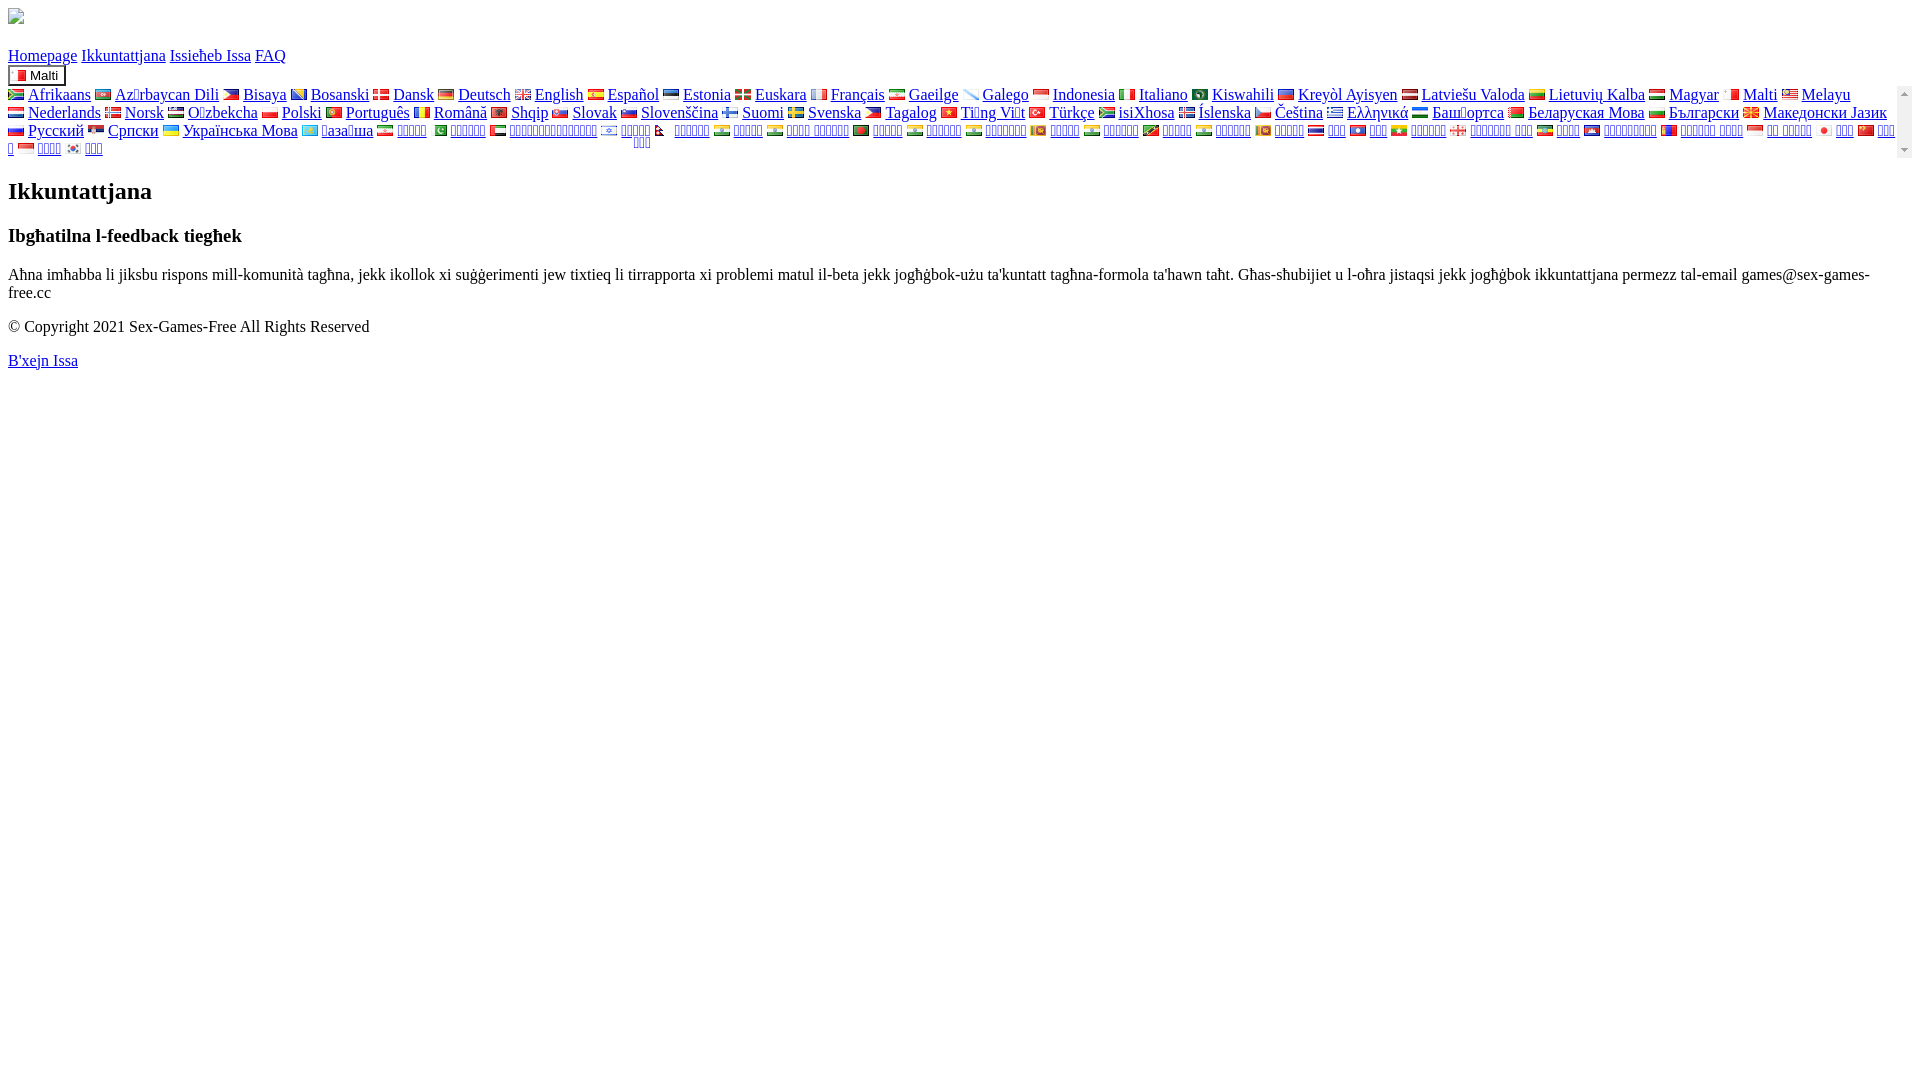 The width and height of the screenshot is (1920, 1080). What do you see at coordinates (269, 54) in the screenshot?
I see `'FAQ'` at bounding box center [269, 54].